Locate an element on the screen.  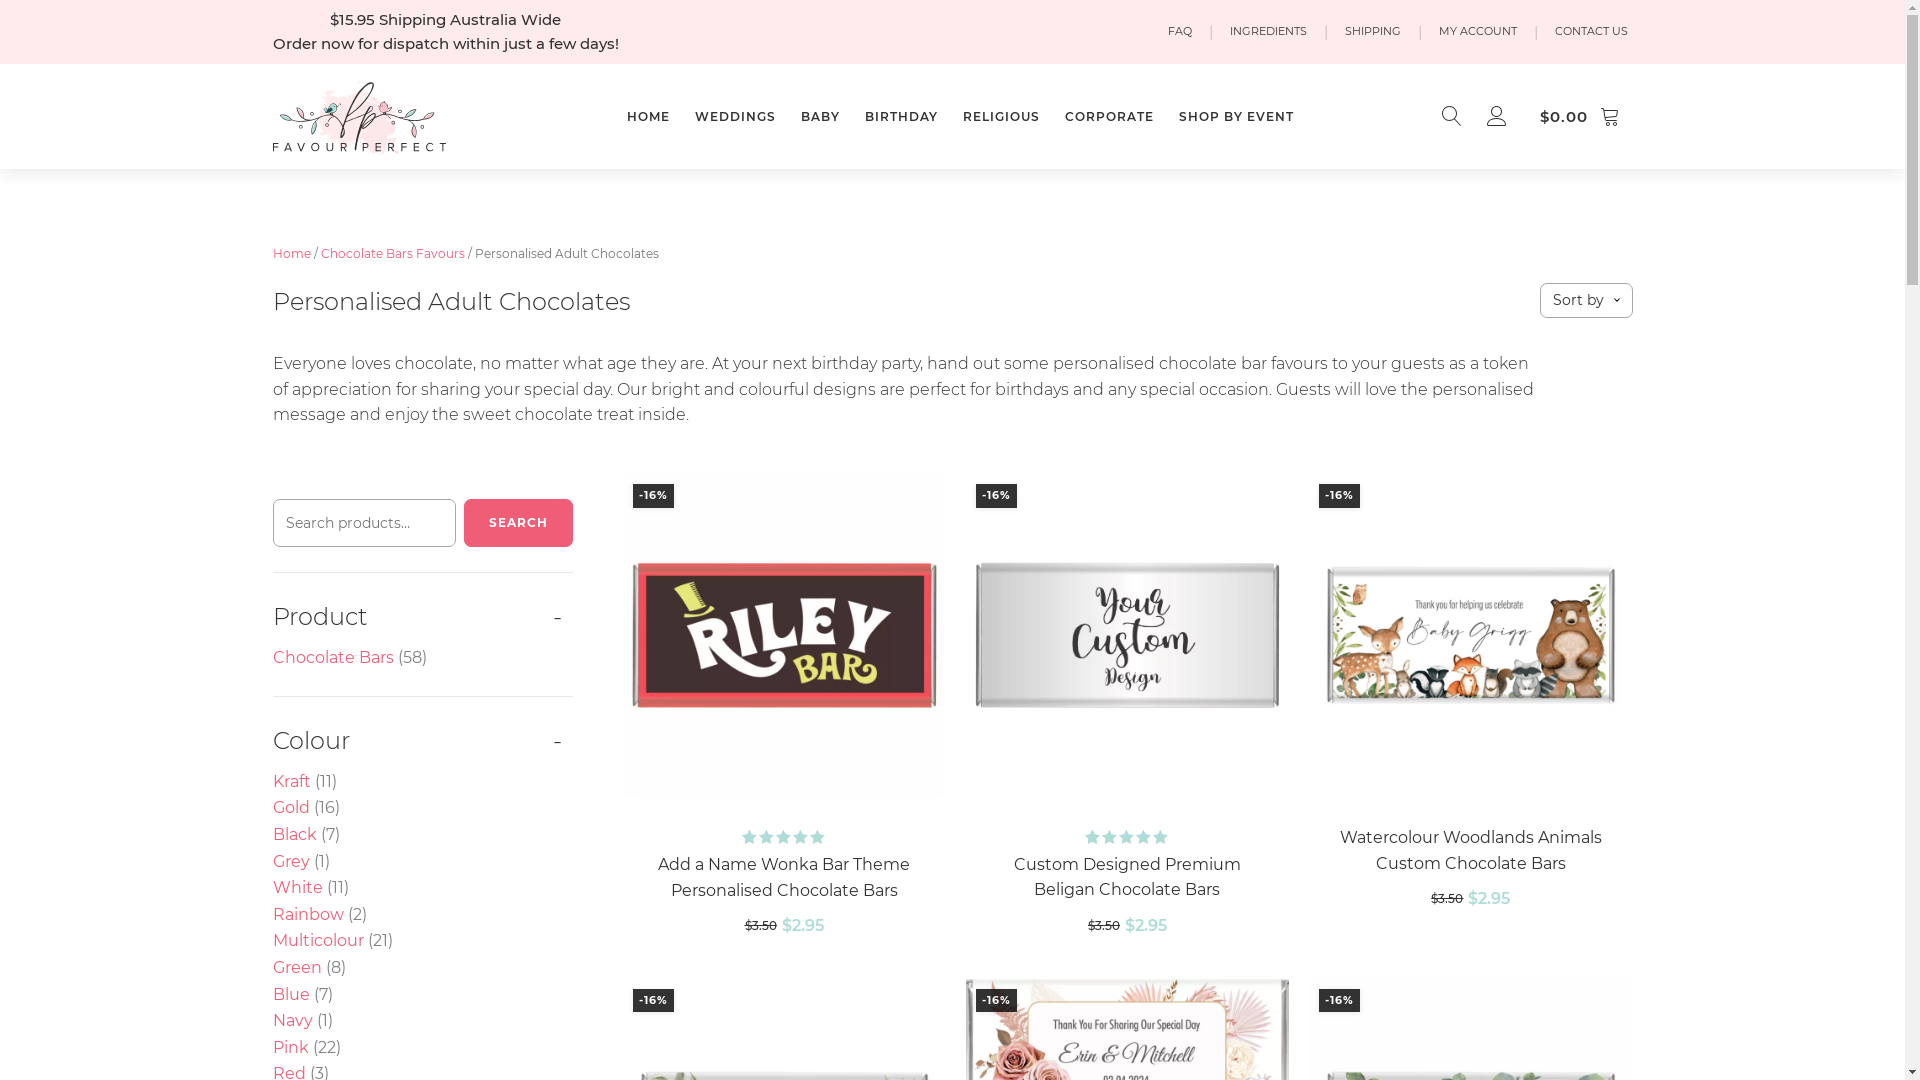
'Black' is located at coordinates (292, 834).